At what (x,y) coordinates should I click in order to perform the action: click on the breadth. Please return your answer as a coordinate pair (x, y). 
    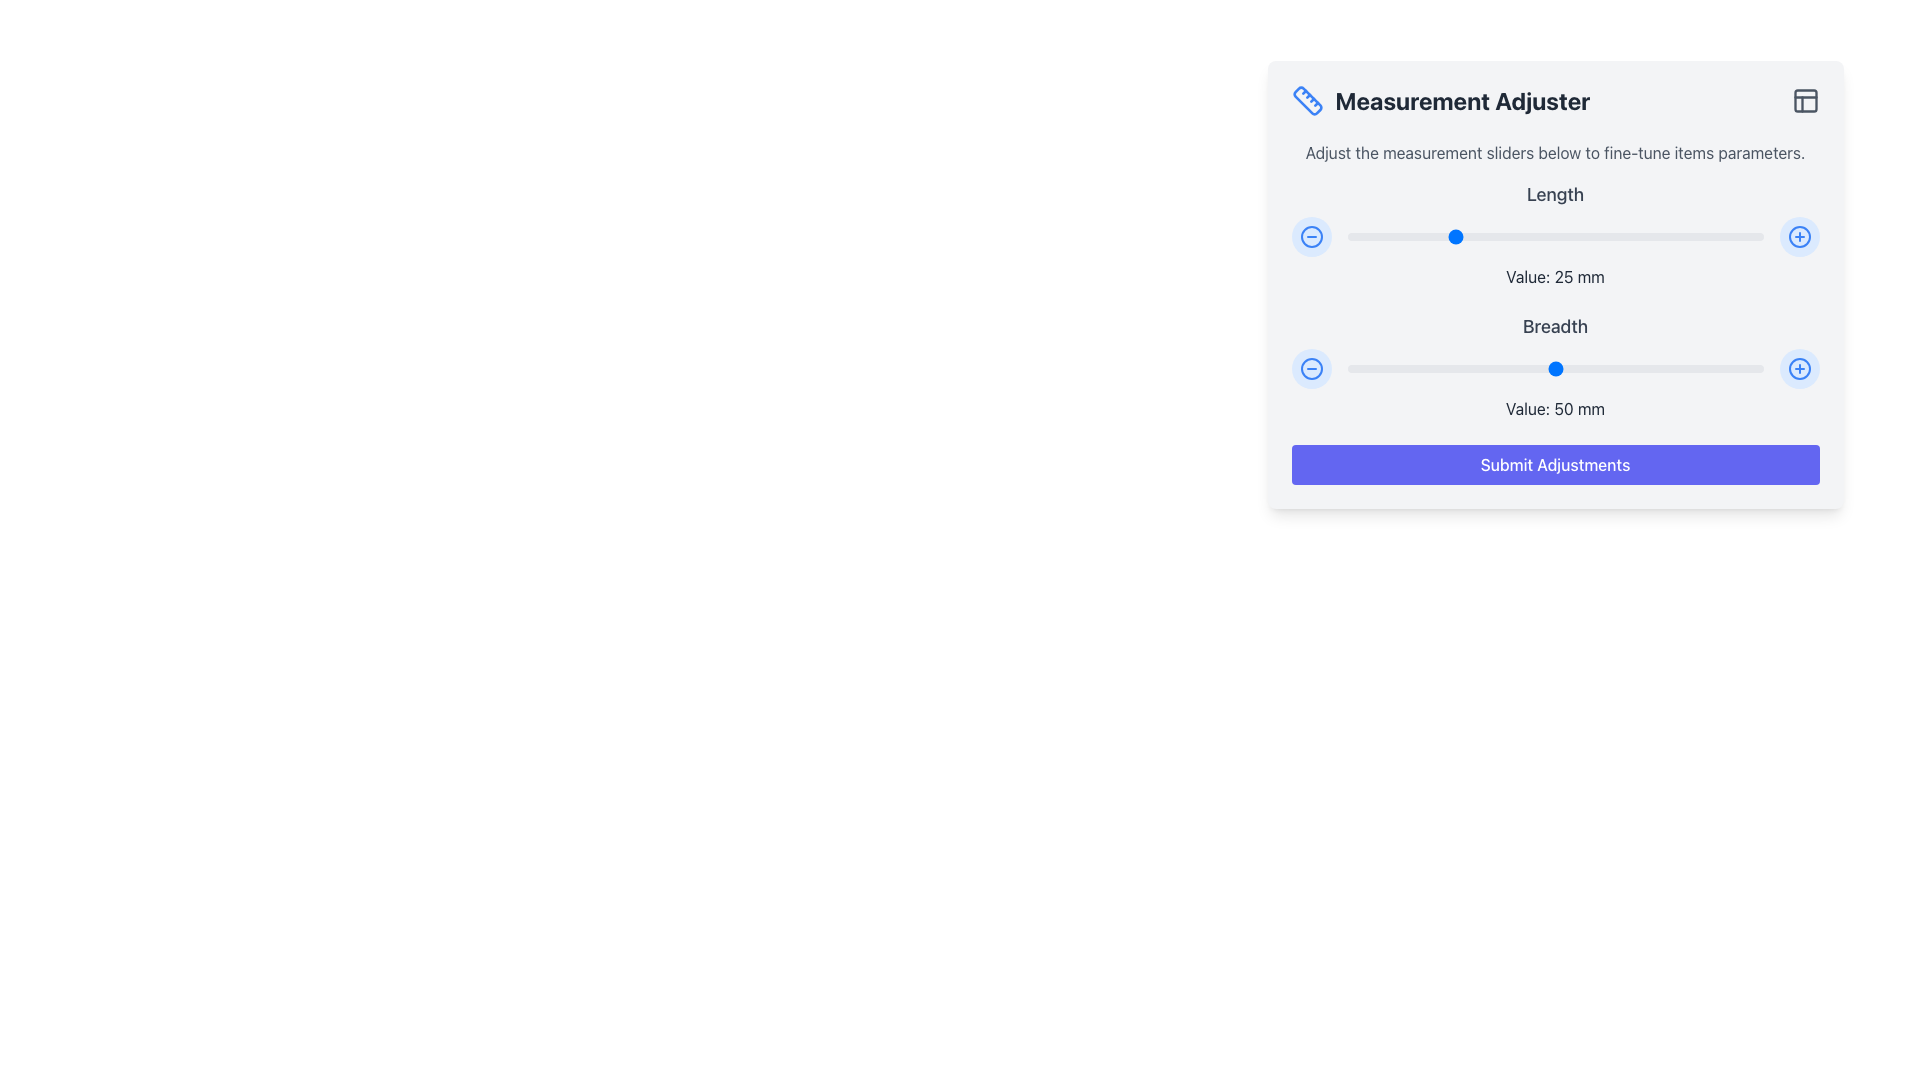
    Looking at the image, I should click on (1355, 369).